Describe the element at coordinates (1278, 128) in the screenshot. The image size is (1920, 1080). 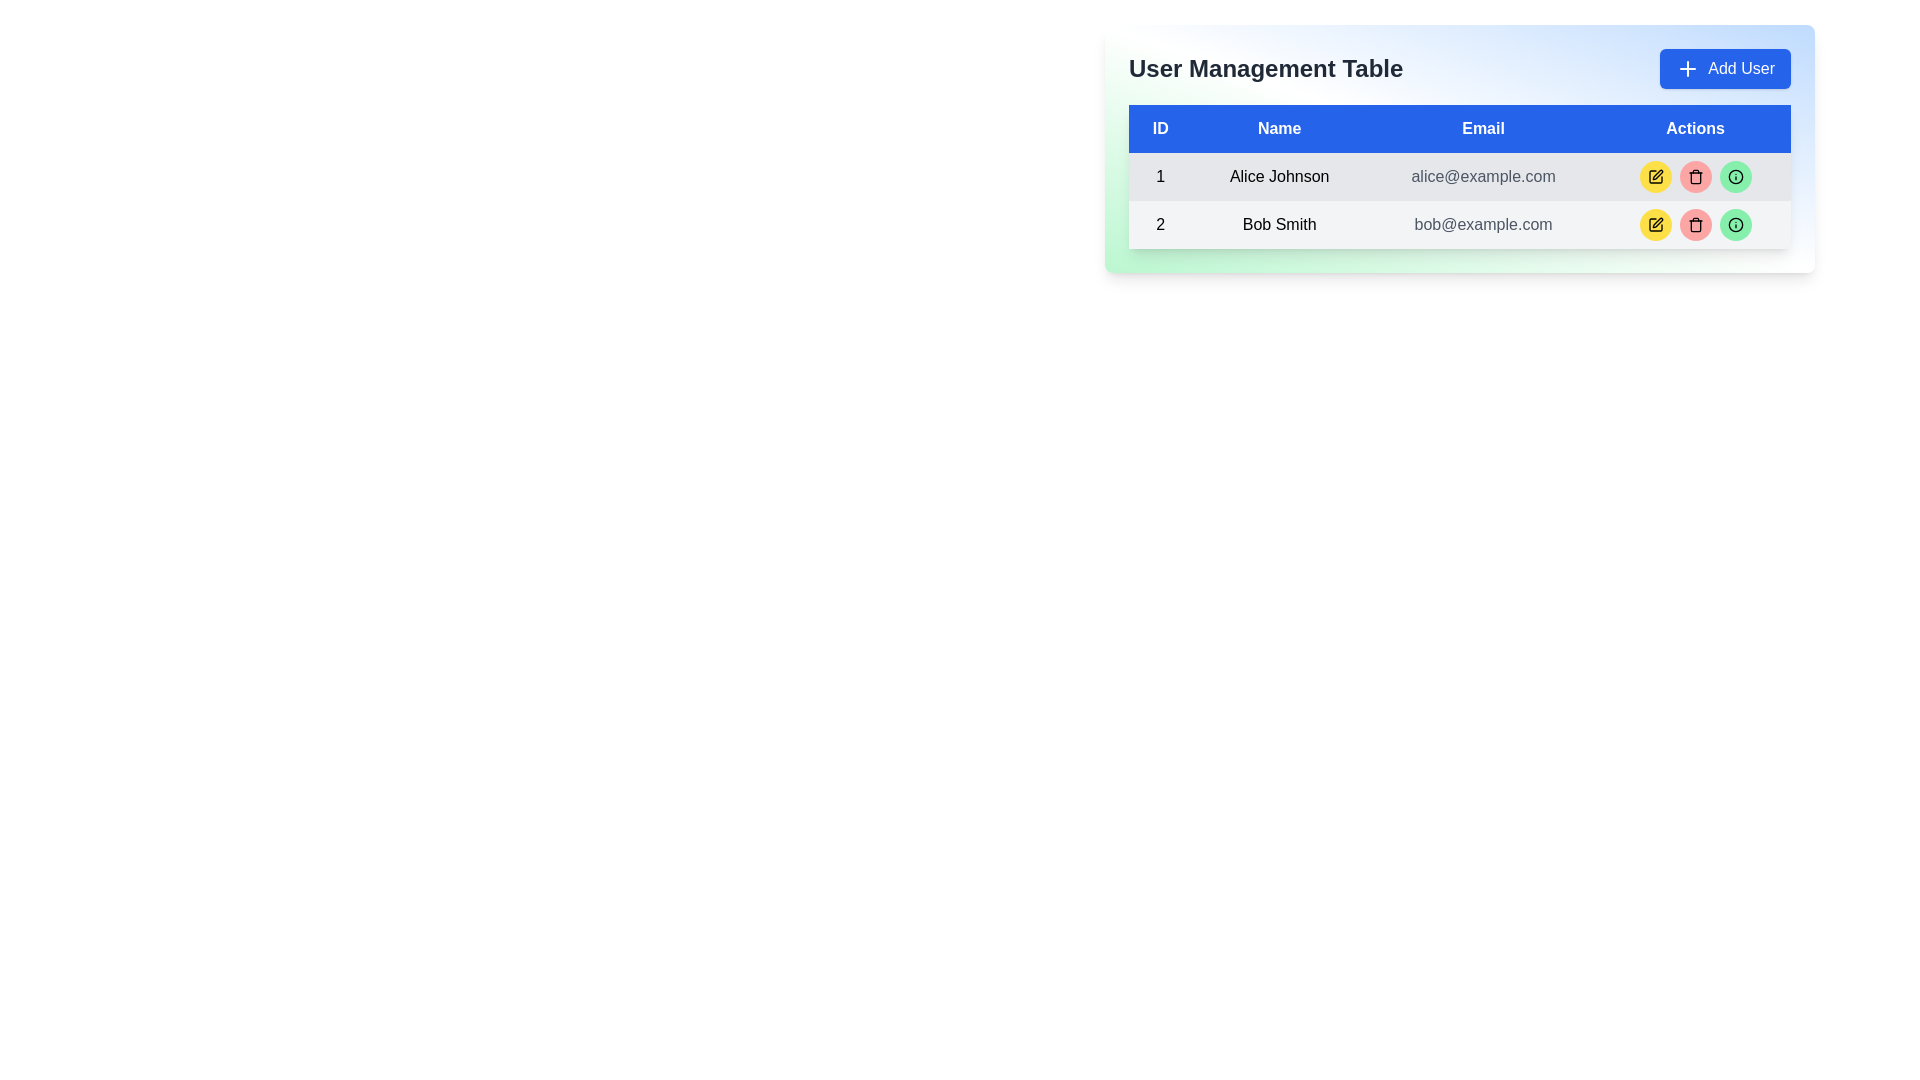
I see `the 'Name' column header in the table, which is the second header located between the 'ID' and 'Email' column headers` at that location.